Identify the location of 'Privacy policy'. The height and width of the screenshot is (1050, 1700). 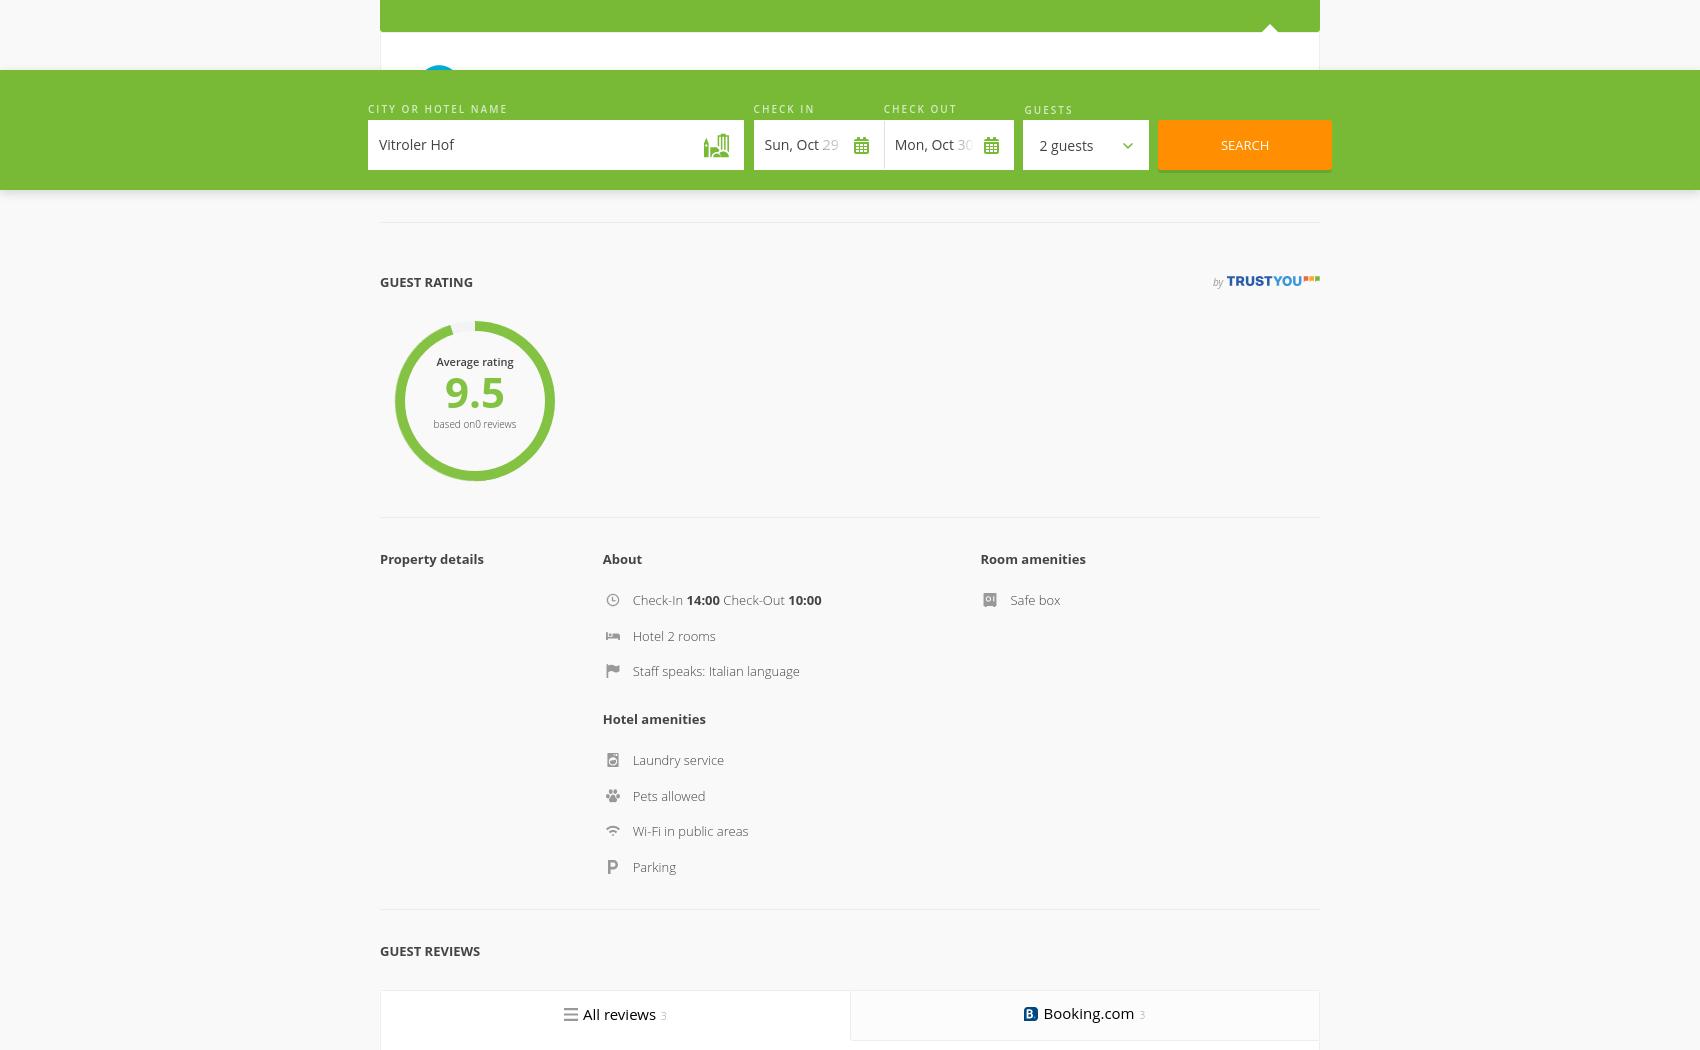
(717, 955).